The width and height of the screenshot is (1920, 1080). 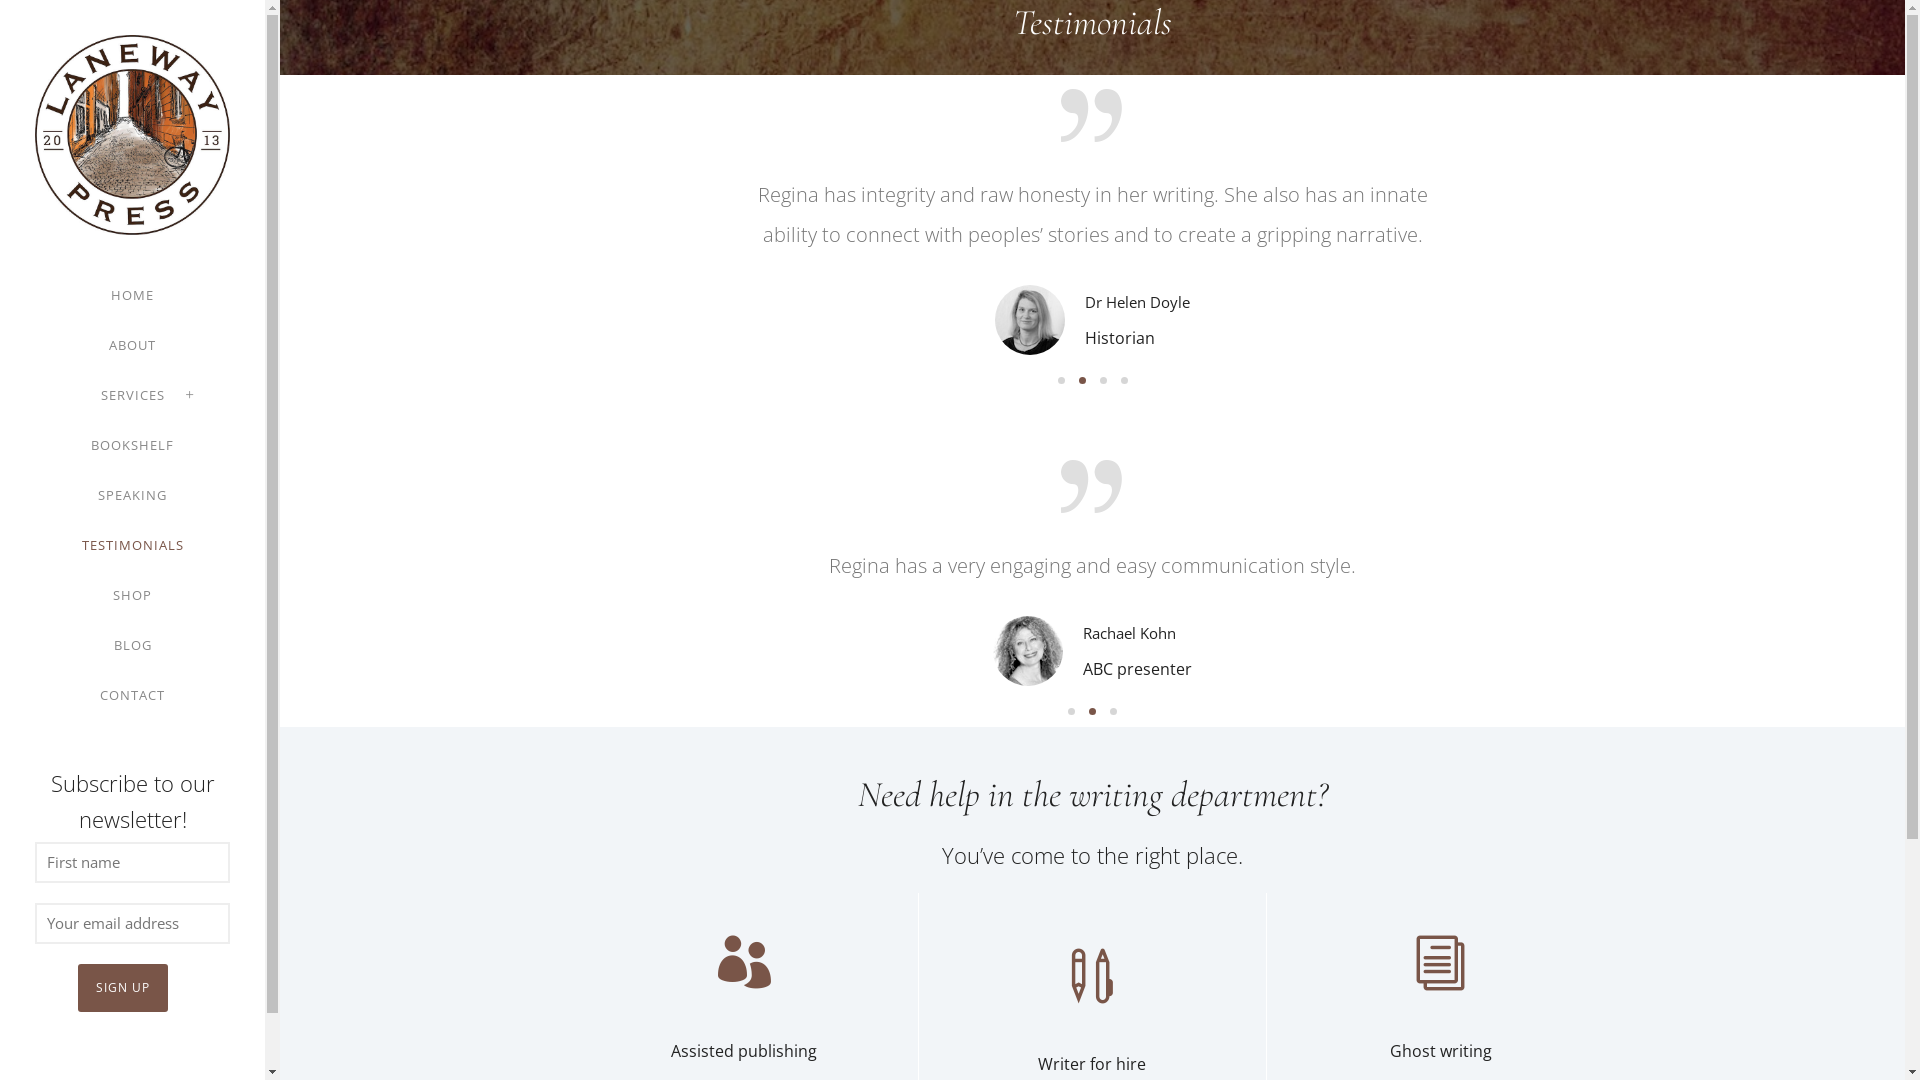 What do you see at coordinates (131, 443) in the screenshot?
I see `'BOOKSHELF'` at bounding box center [131, 443].